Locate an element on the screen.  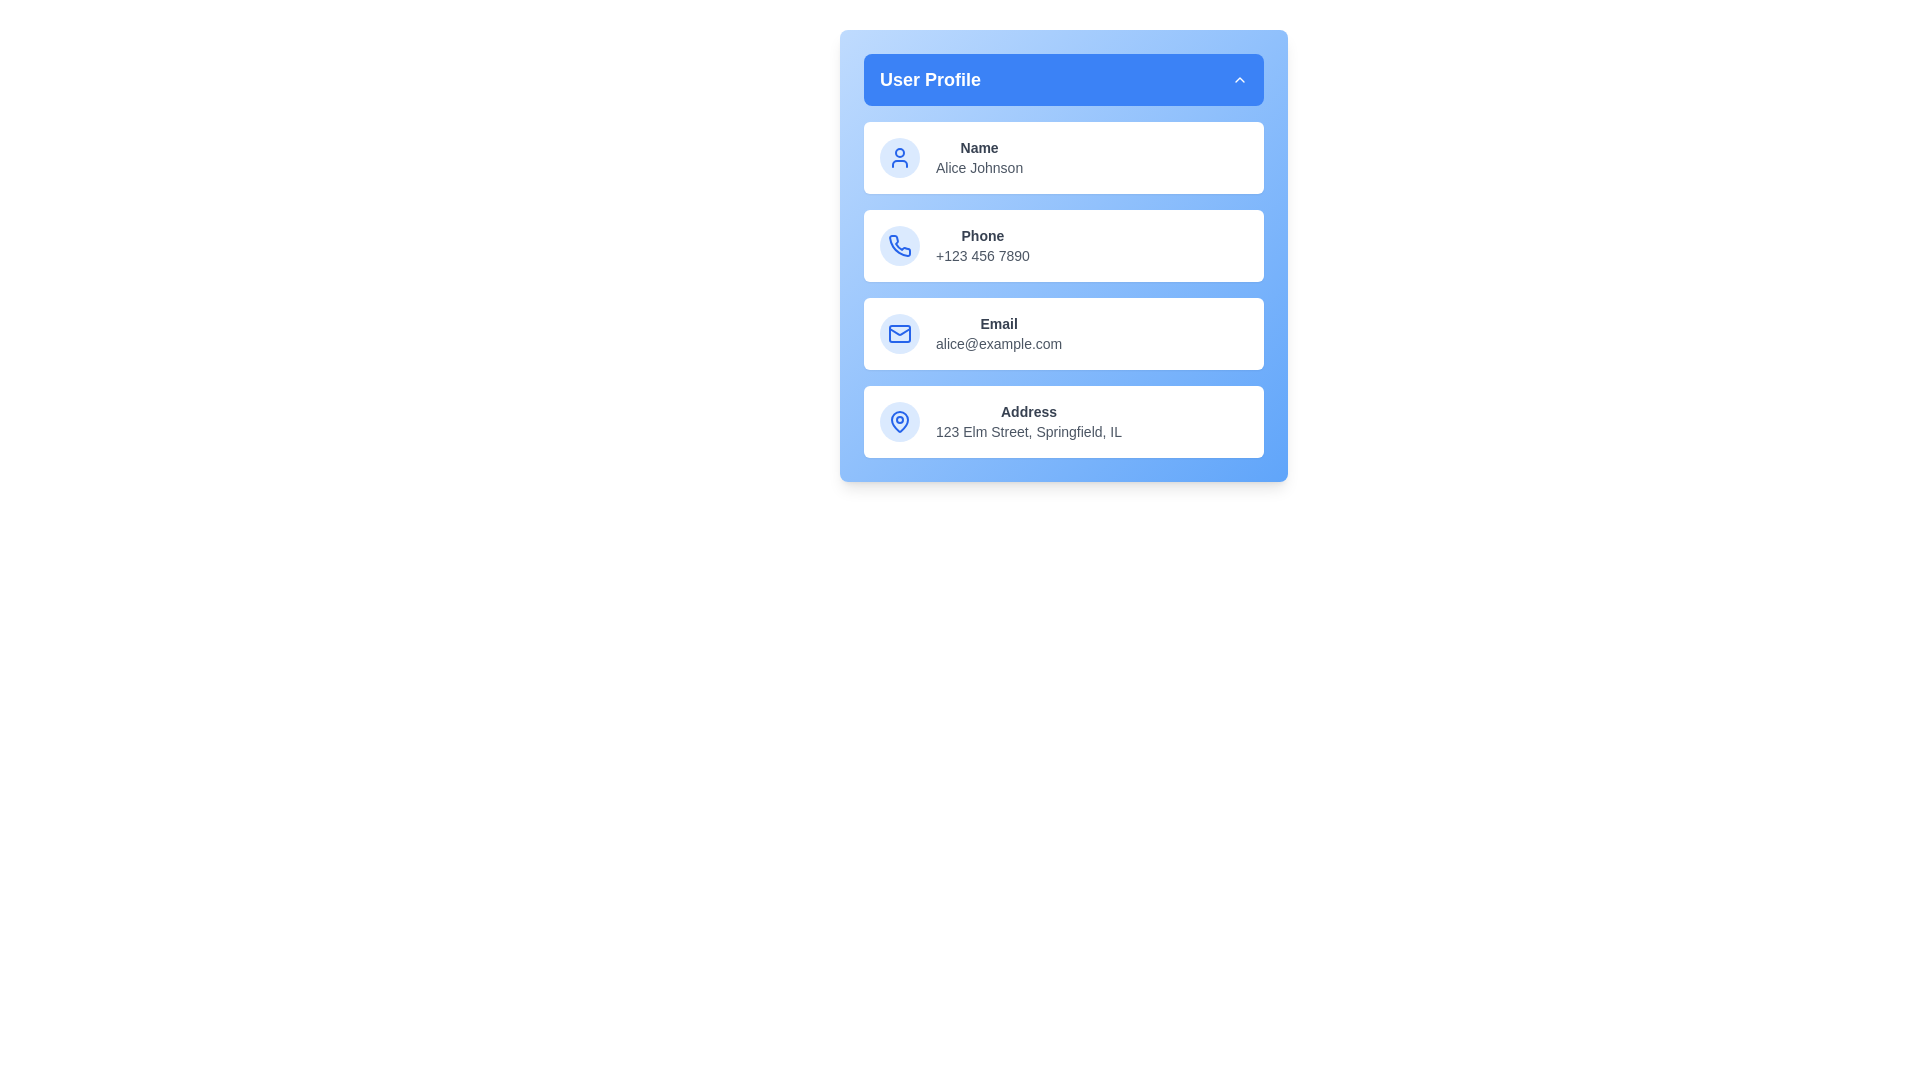
the Informational card that displays the user's name, located at the top of the user profile section is located at coordinates (1063, 157).